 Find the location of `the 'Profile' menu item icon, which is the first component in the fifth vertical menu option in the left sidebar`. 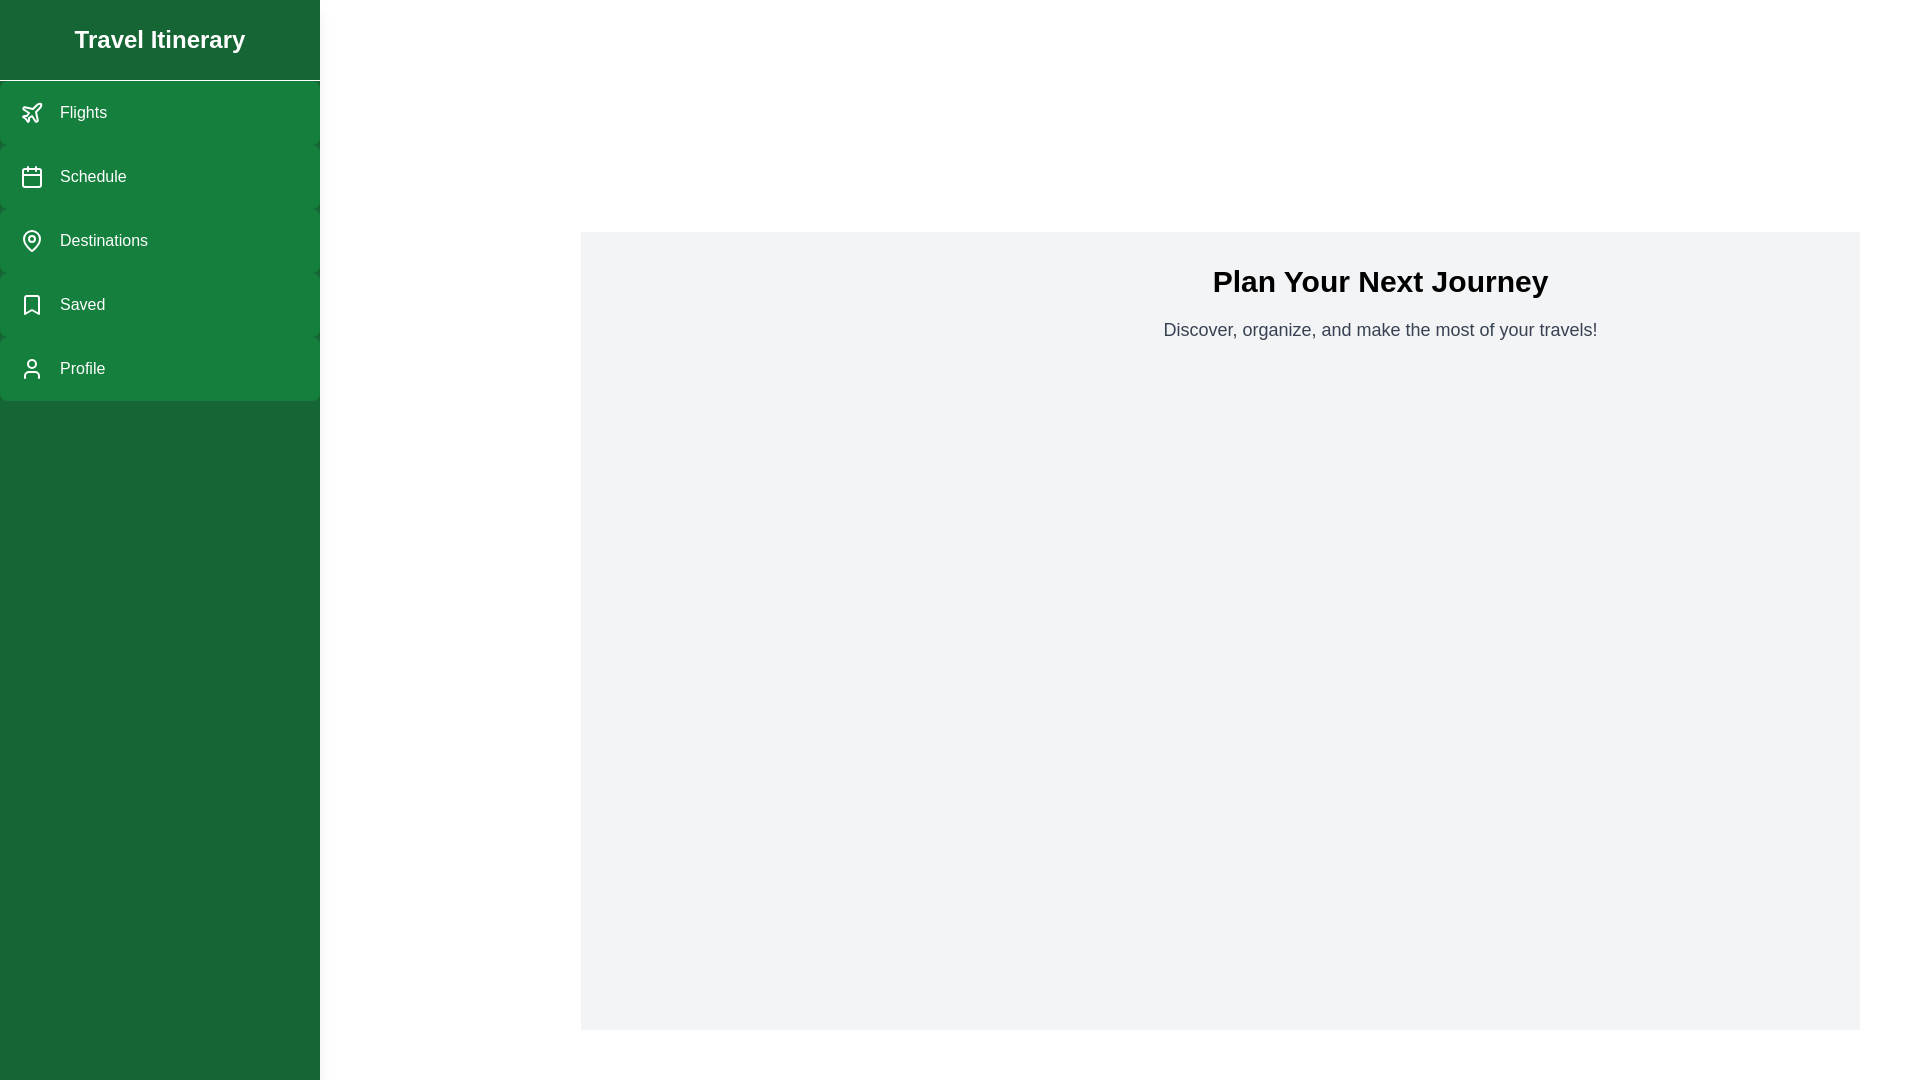

the 'Profile' menu item icon, which is the first component in the fifth vertical menu option in the left sidebar is located at coordinates (32, 369).